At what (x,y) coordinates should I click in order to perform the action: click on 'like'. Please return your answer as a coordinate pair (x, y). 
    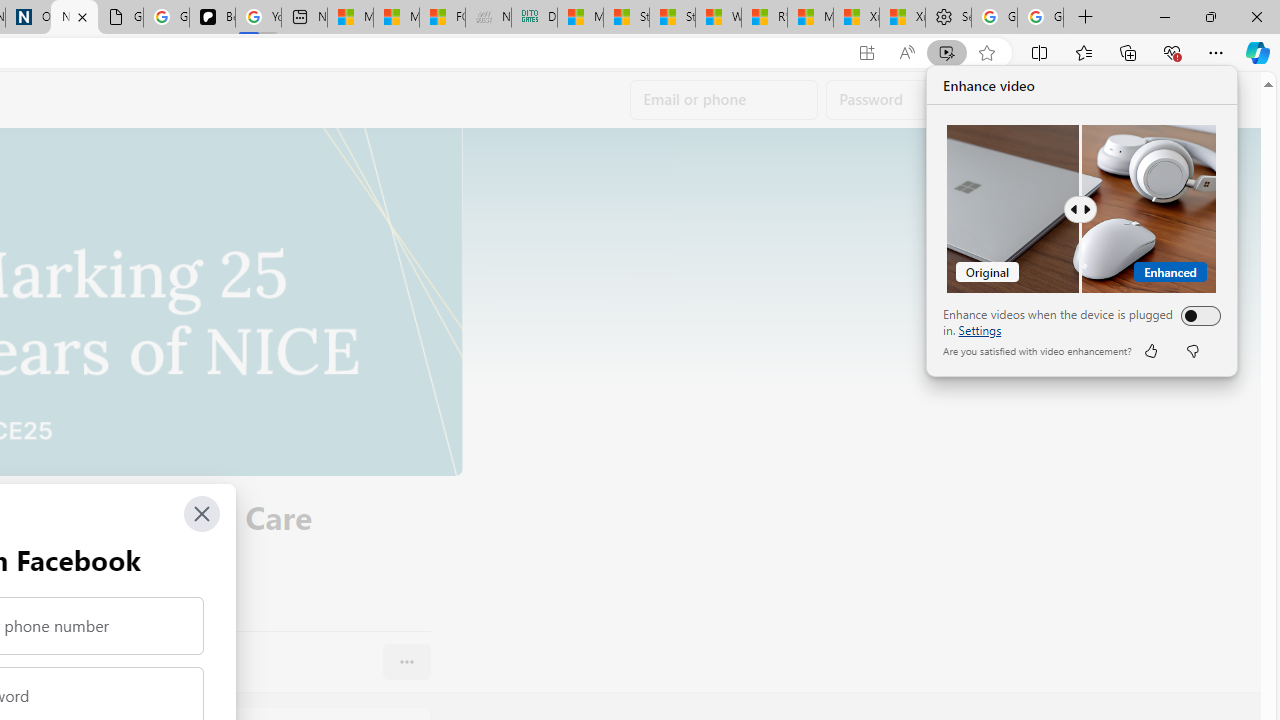
    Looking at the image, I should click on (1150, 350).